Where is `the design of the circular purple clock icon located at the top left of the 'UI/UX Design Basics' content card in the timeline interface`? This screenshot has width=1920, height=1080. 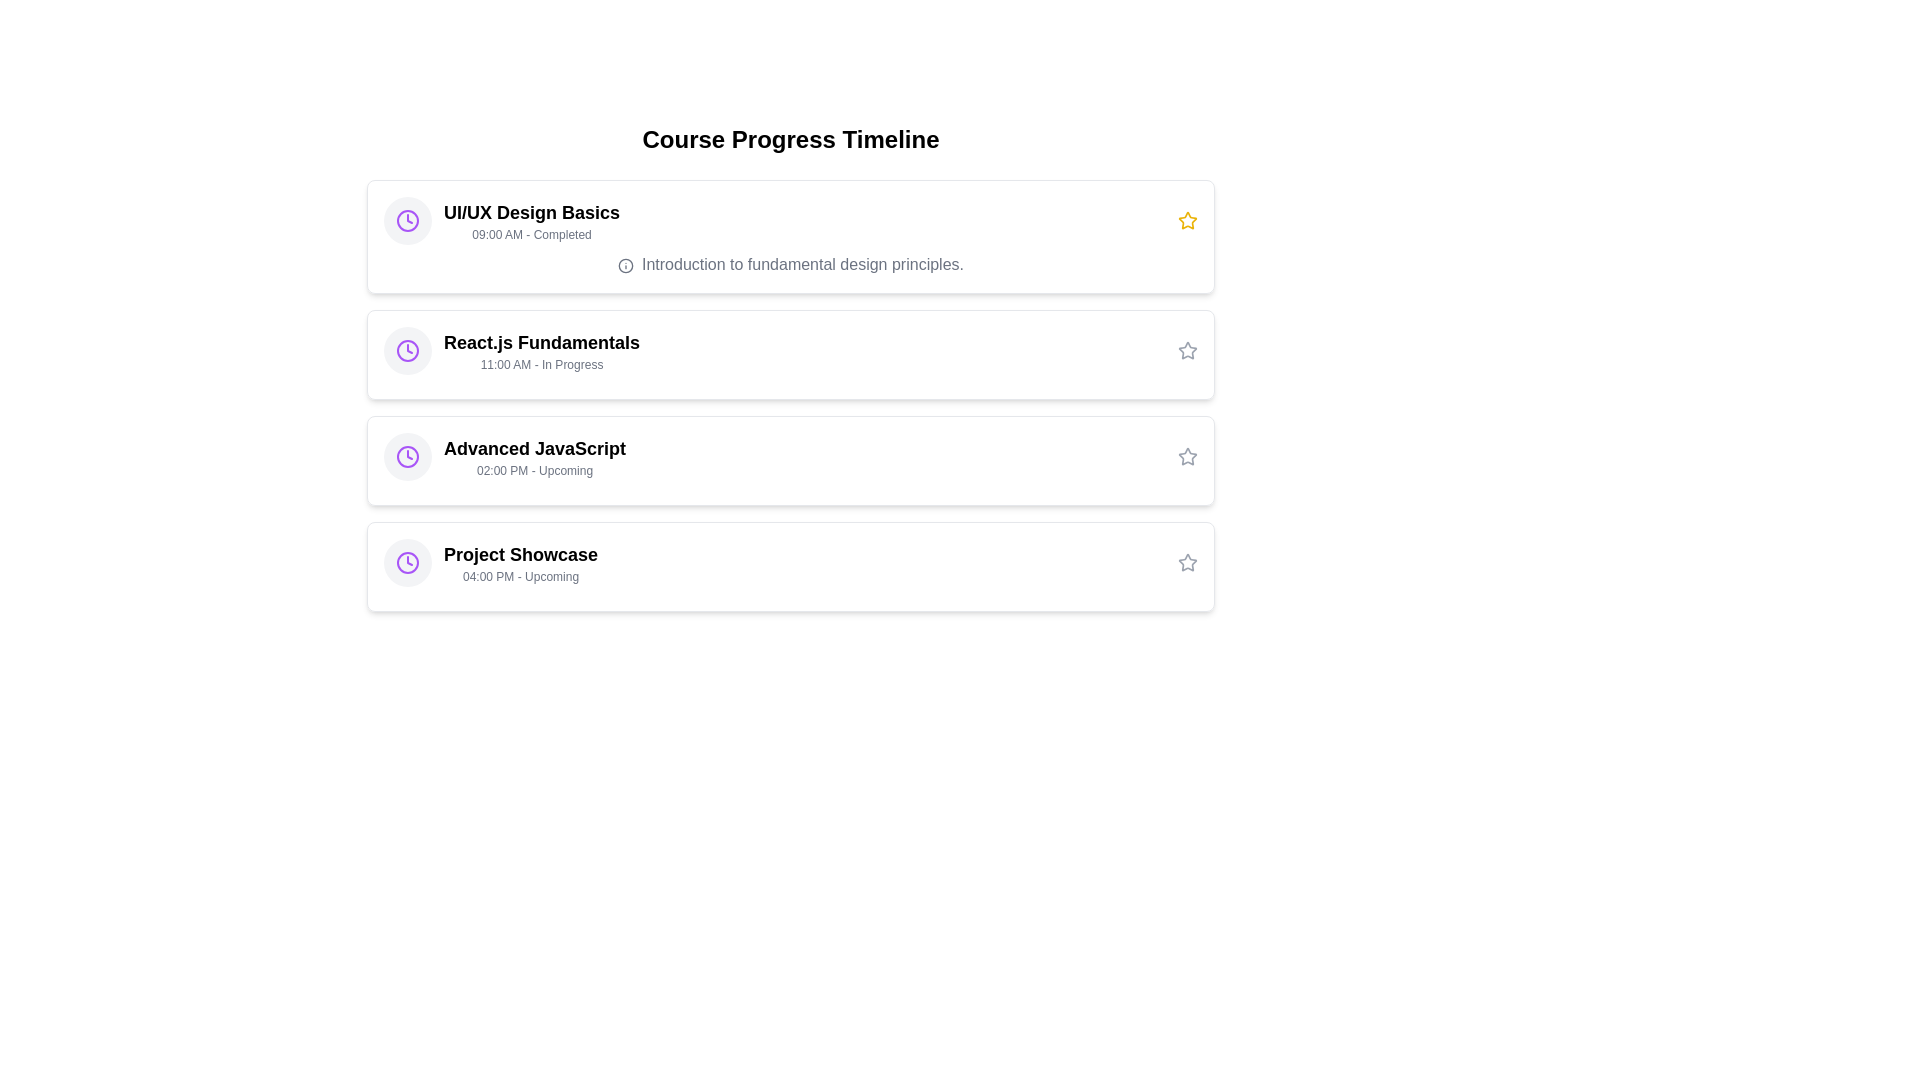 the design of the circular purple clock icon located at the top left of the 'UI/UX Design Basics' content card in the timeline interface is located at coordinates (407, 563).